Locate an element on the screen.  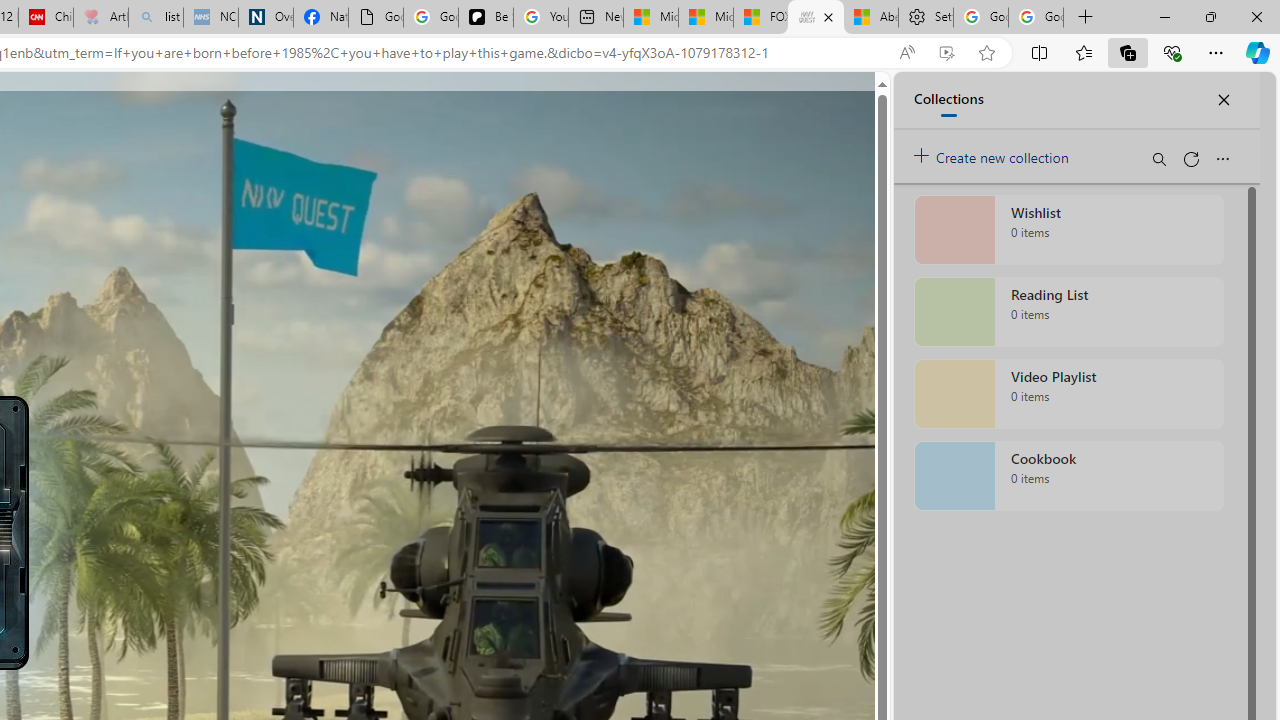
'Browser essentials' is located at coordinates (1171, 51).